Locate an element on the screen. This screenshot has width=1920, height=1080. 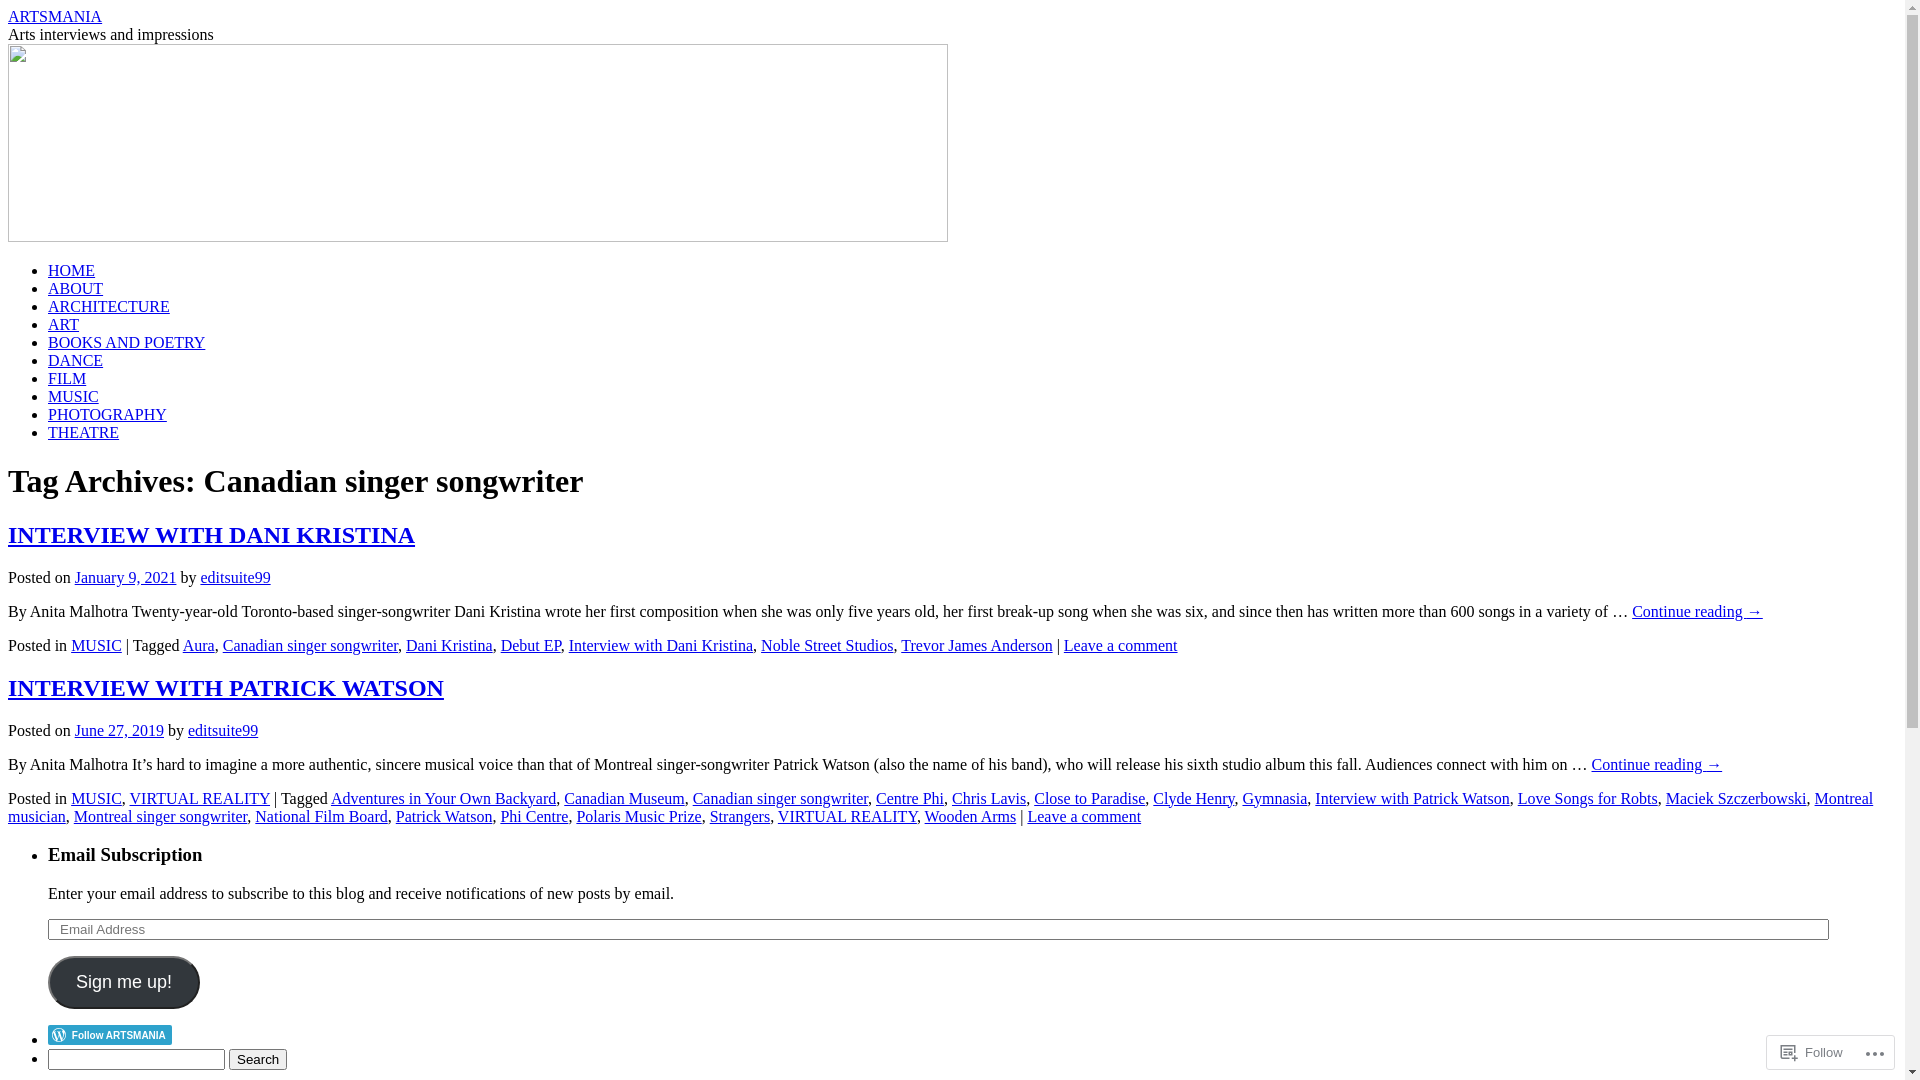
'Sign me up!' is located at coordinates (123, 981).